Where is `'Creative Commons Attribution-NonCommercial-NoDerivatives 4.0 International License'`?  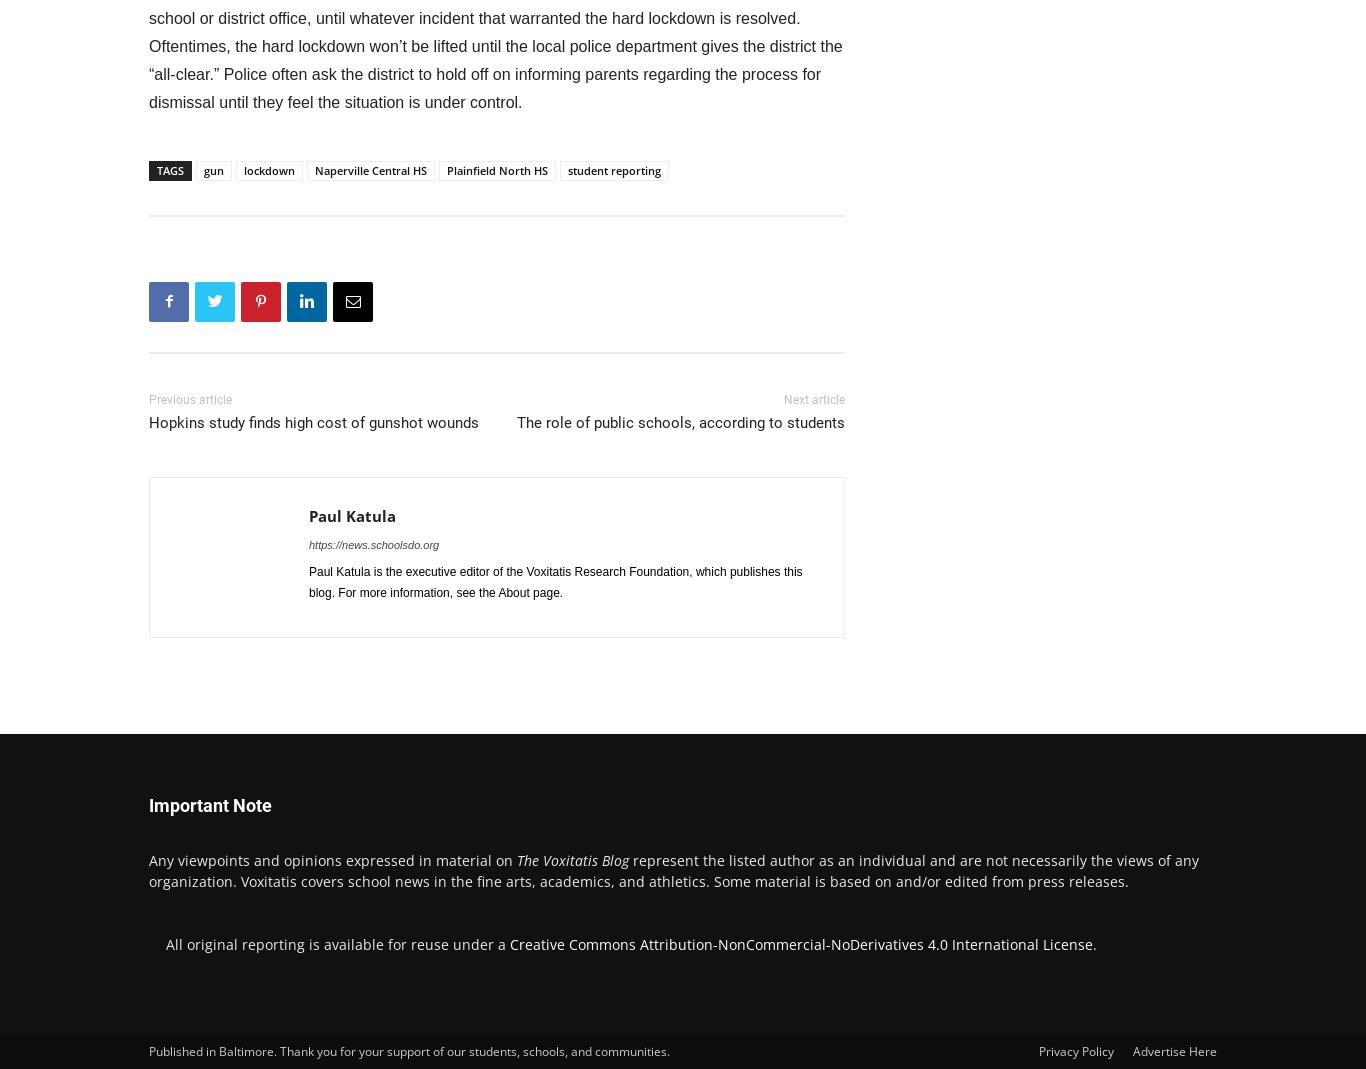 'Creative Commons Attribution-NonCommercial-NoDerivatives 4.0 International License' is located at coordinates (800, 942).